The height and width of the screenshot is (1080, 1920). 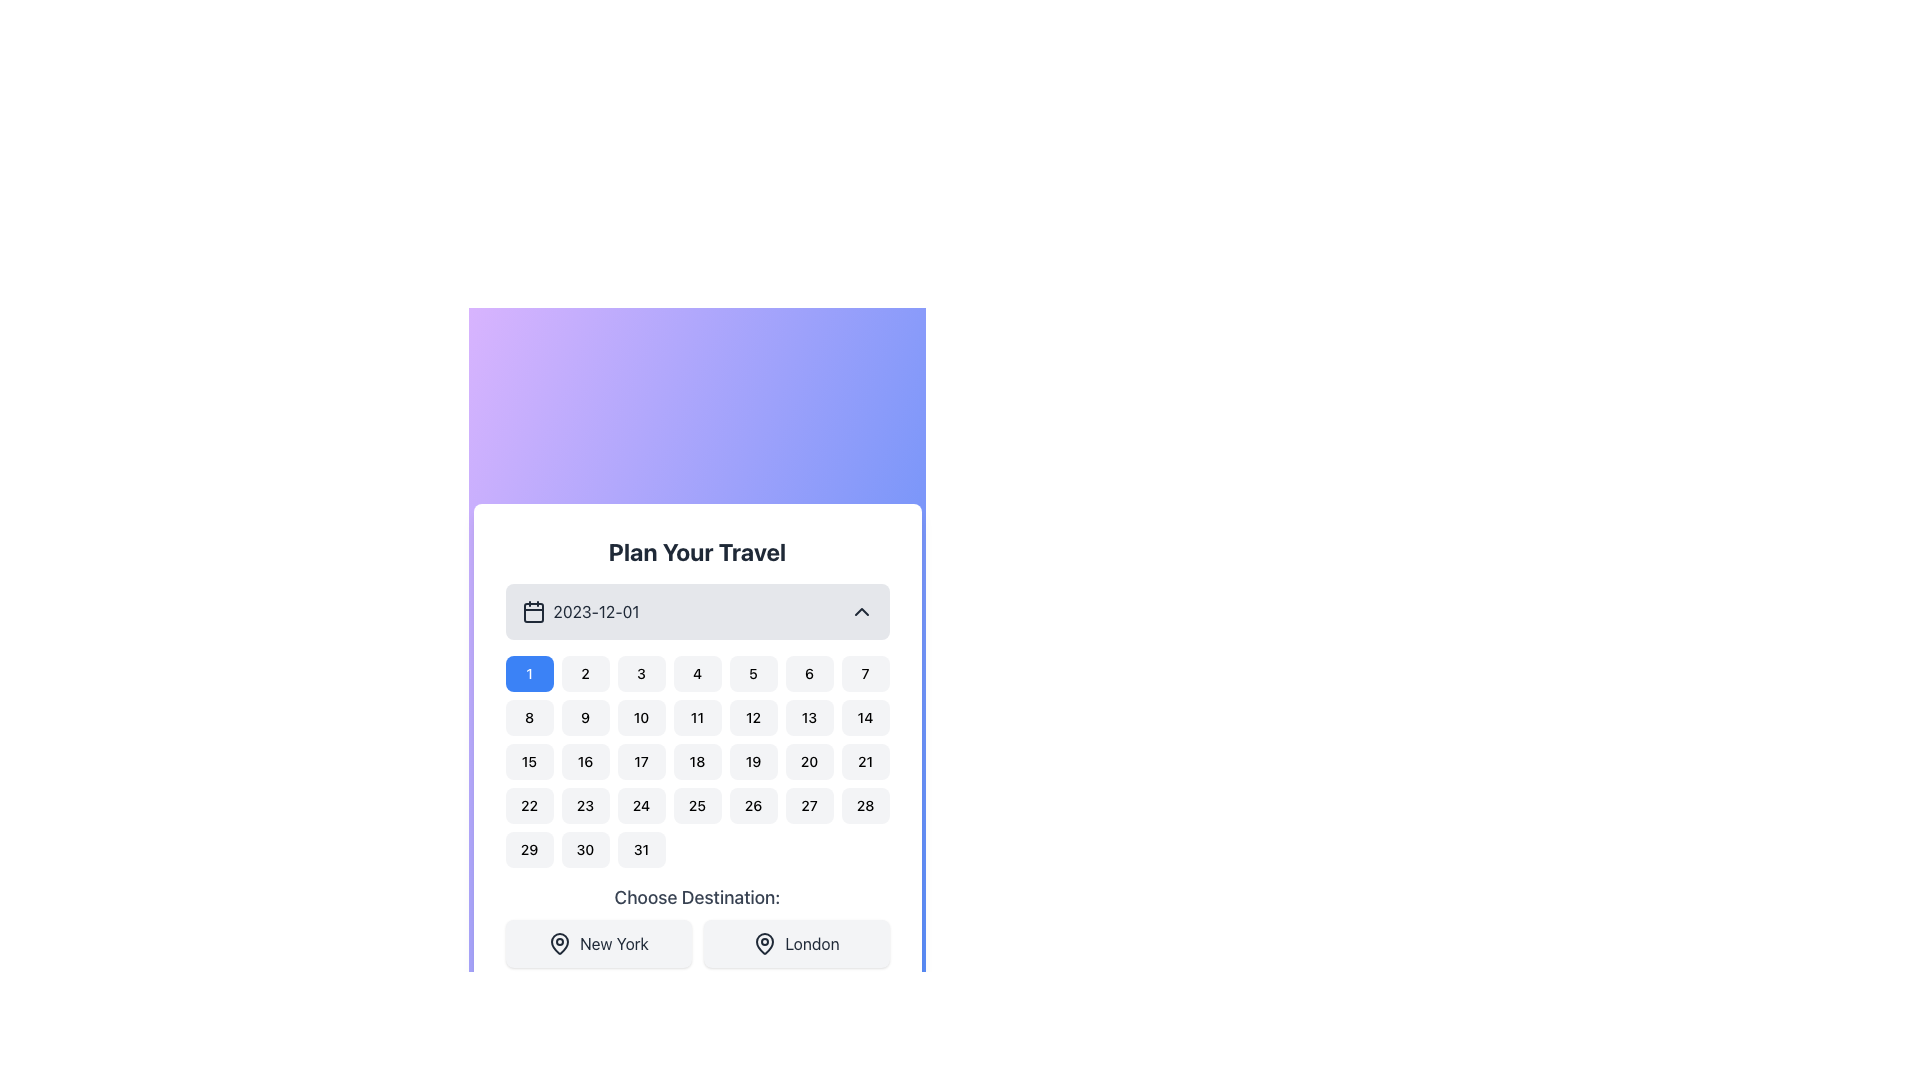 What do you see at coordinates (641, 762) in the screenshot?
I see `the calendar date selector button` at bounding box center [641, 762].